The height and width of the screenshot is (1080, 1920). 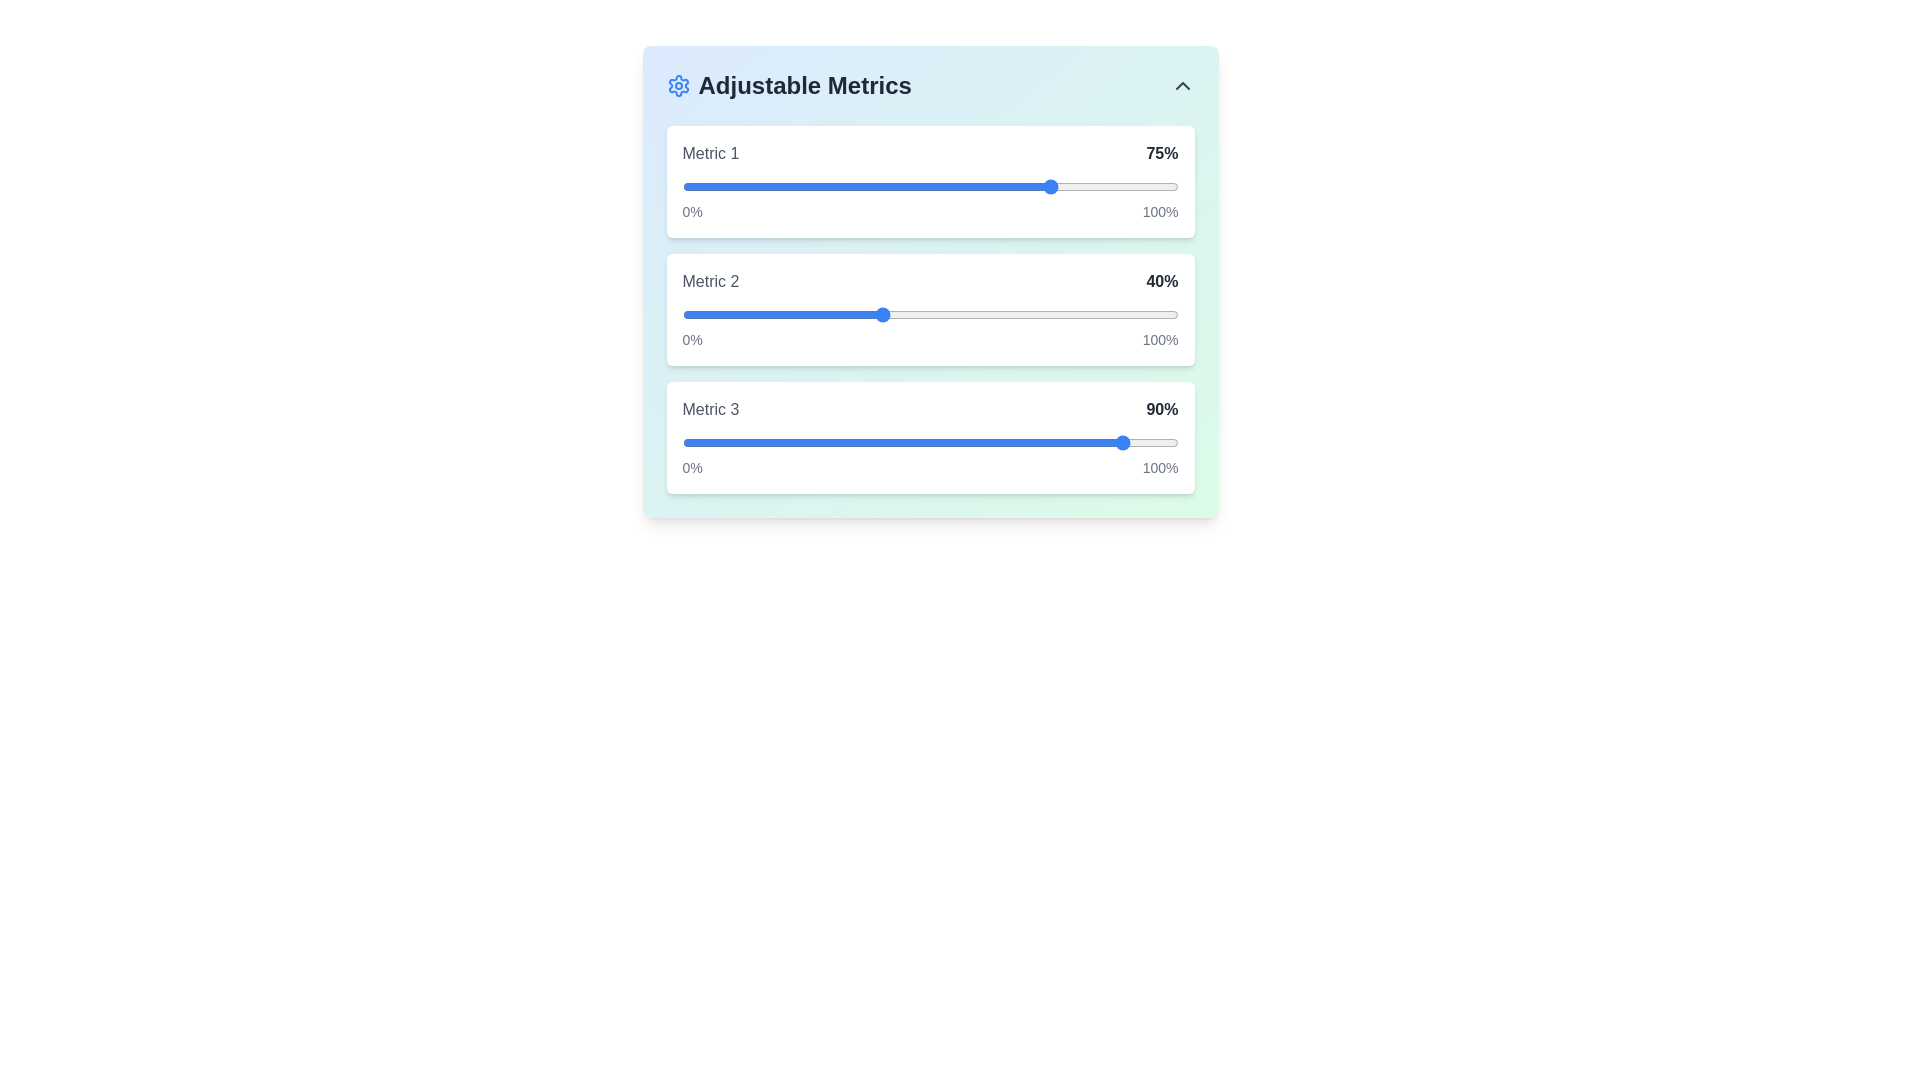 What do you see at coordinates (929, 212) in the screenshot?
I see `the textual label pair indicating the minimum and maximum values of the range (0% and 100%) located within the 'Metric 1' card, positioned below the slider bar` at bounding box center [929, 212].